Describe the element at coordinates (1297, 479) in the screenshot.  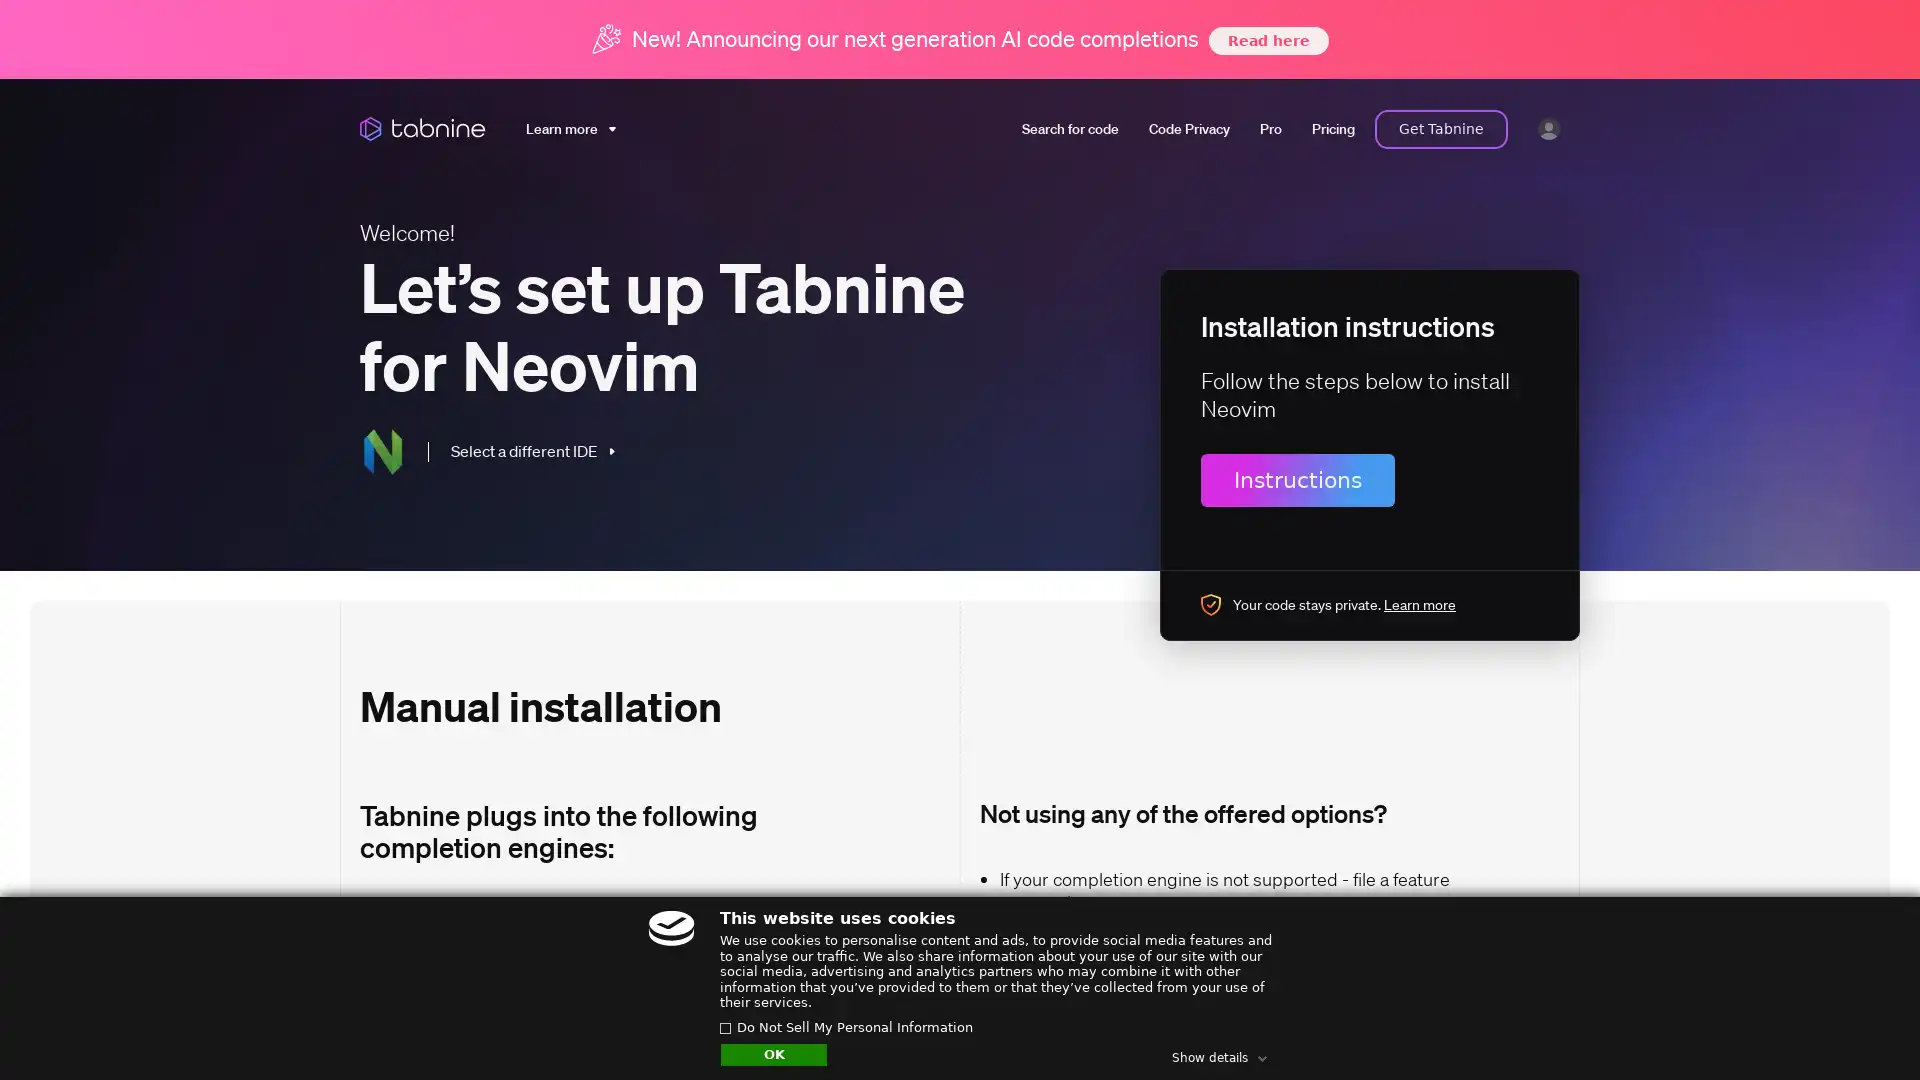
I see `Instructions` at that location.